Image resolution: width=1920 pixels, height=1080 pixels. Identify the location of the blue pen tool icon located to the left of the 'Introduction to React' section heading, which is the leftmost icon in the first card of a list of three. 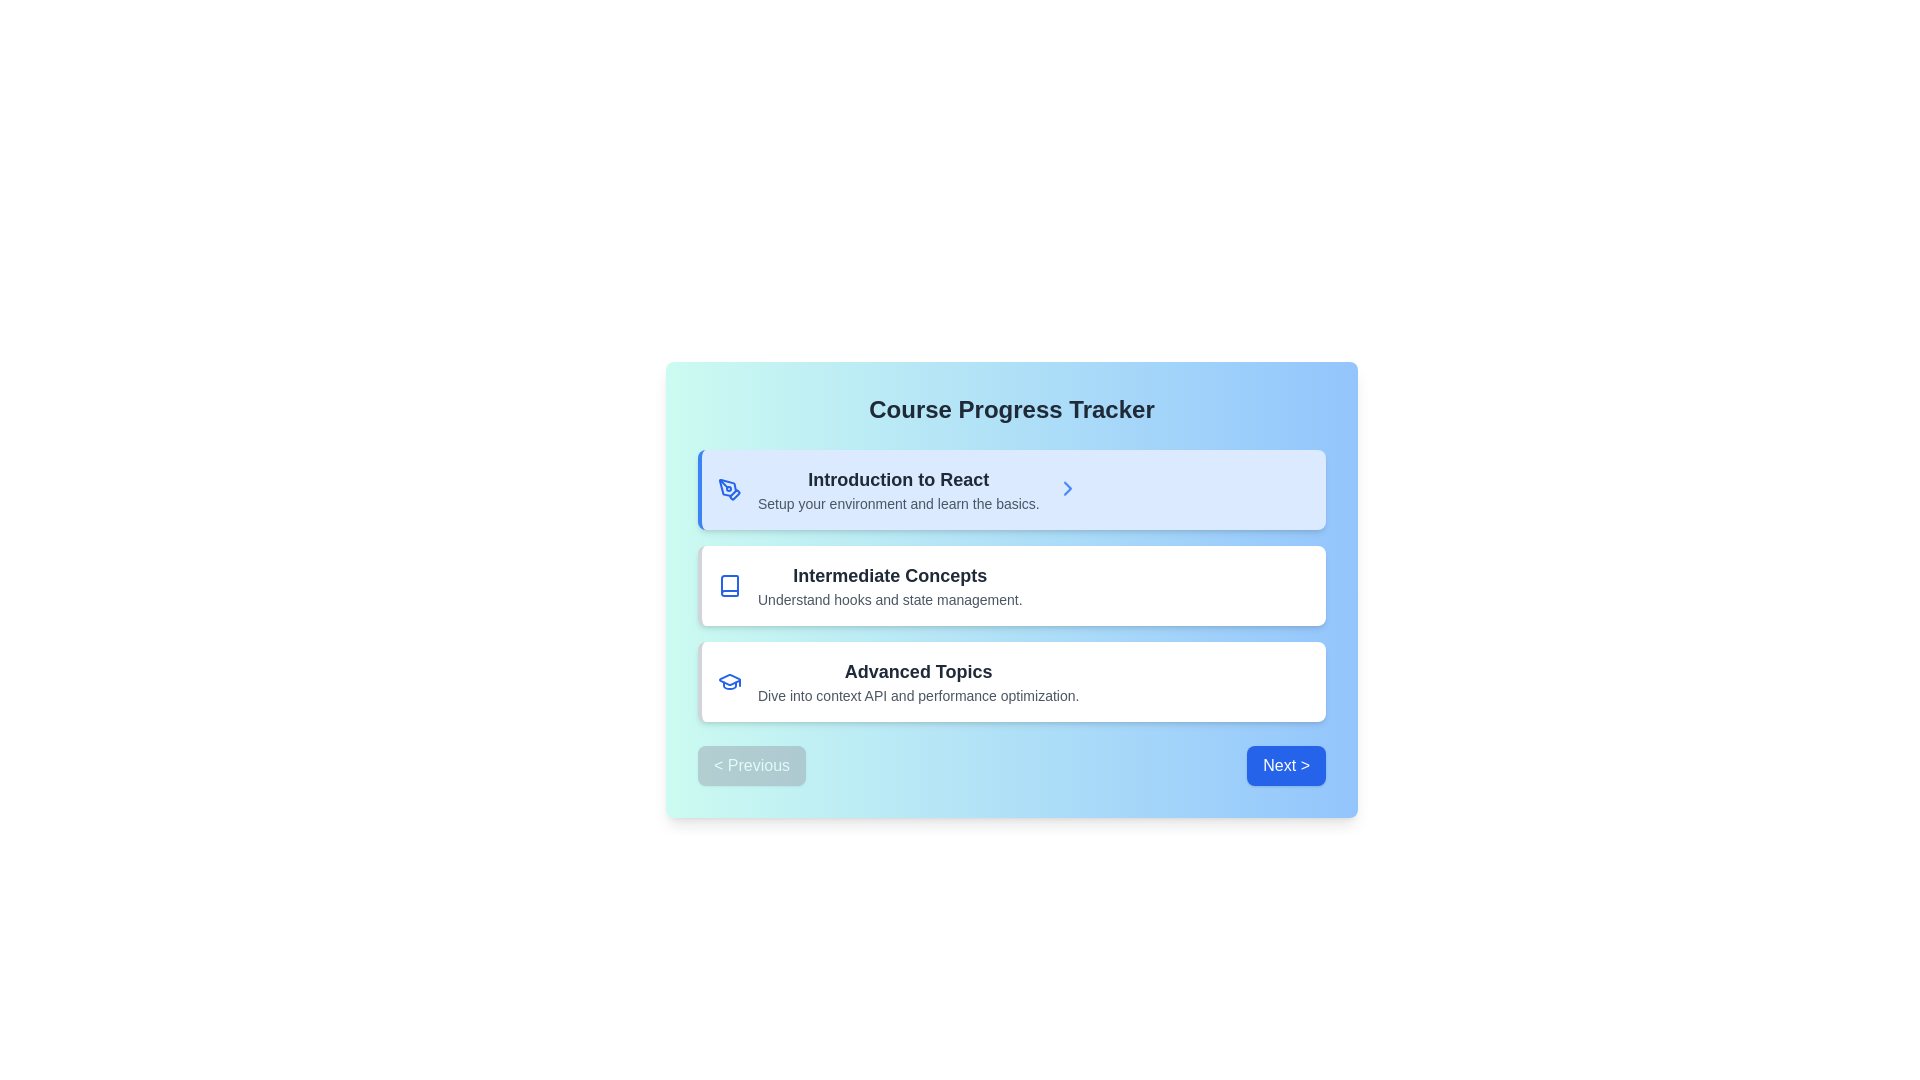
(728, 489).